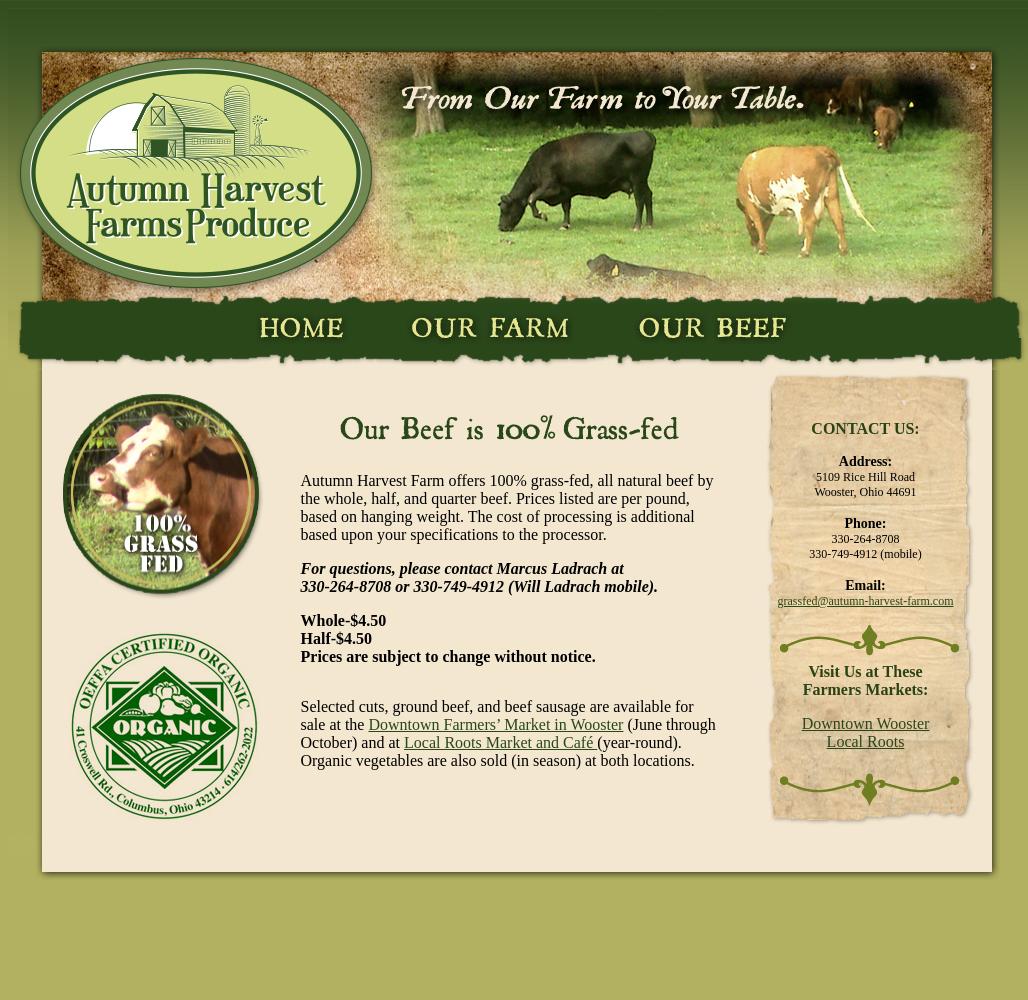 The height and width of the screenshot is (1000, 1028). Describe the element at coordinates (299, 751) in the screenshot. I see `'(year-round).  Organic vegetables are also sold (in season) at both locations.'` at that location.